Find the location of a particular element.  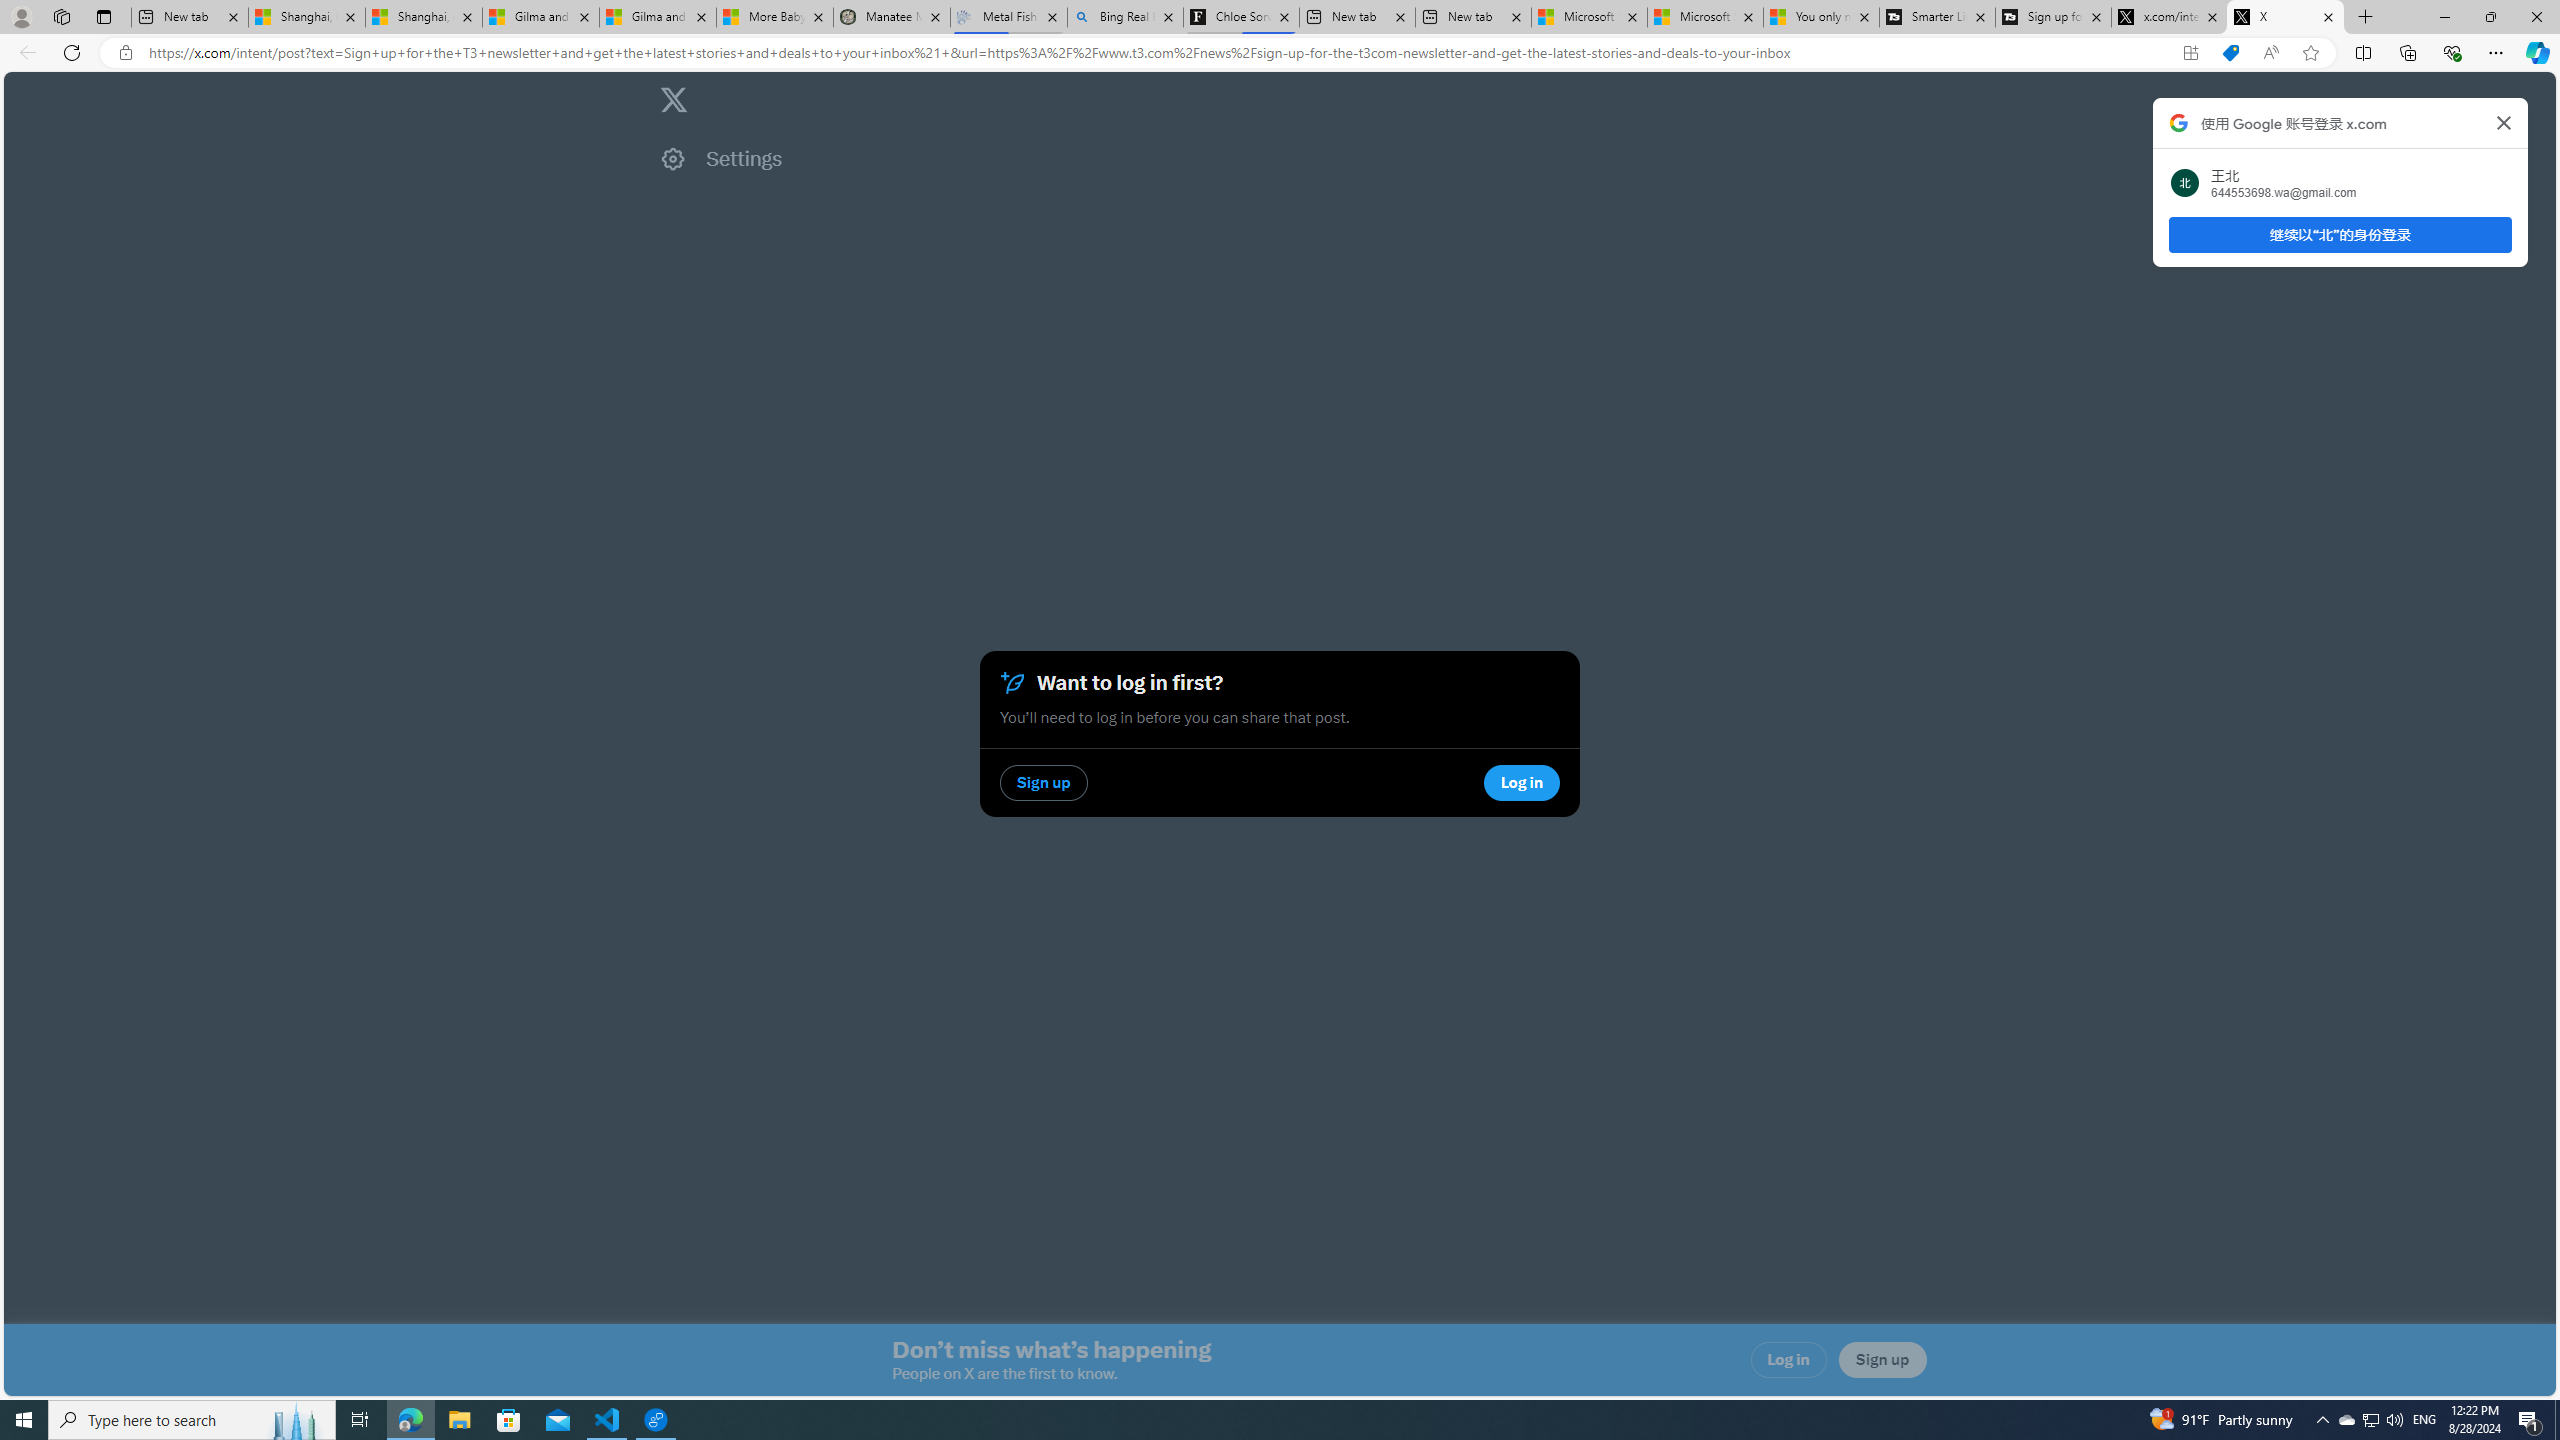

'Smarter Living | T3' is located at coordinates (1936, 16).